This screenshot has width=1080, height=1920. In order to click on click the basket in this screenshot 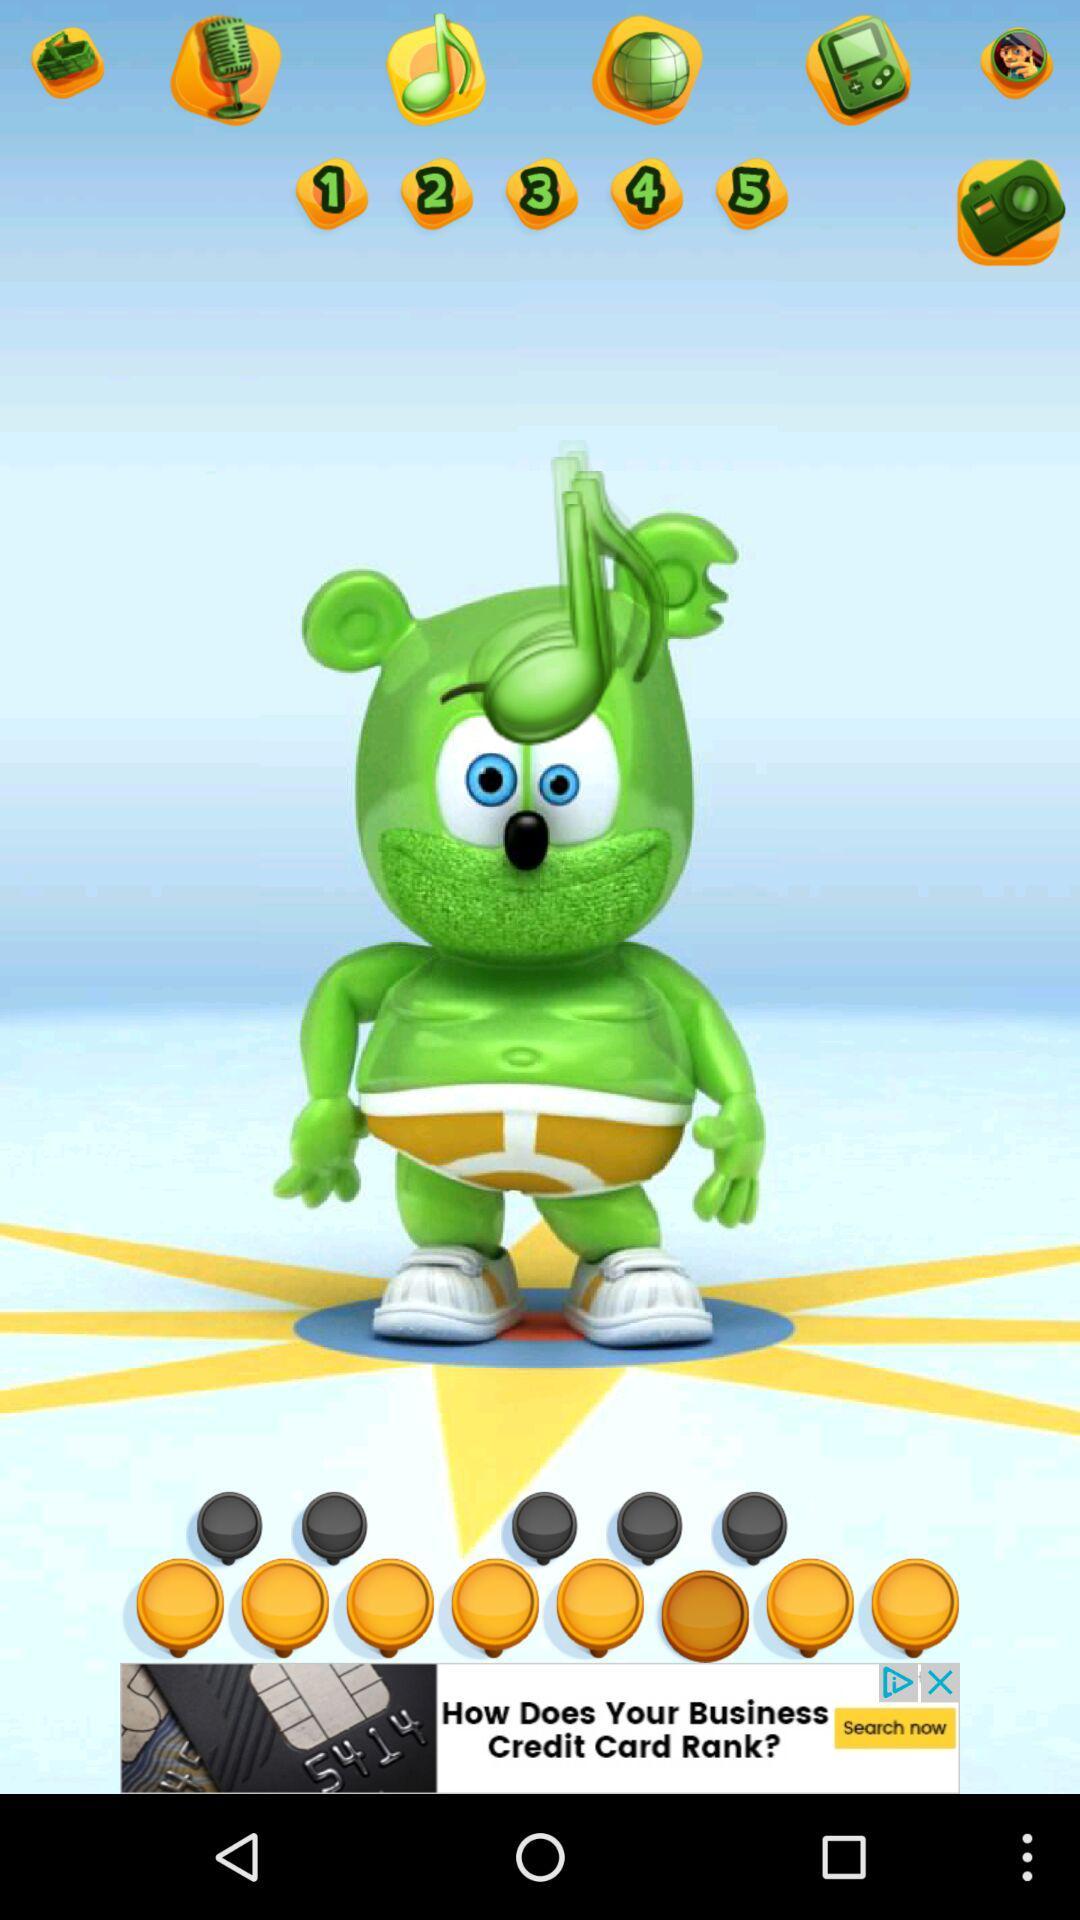, I will do `click(64, 65)`.